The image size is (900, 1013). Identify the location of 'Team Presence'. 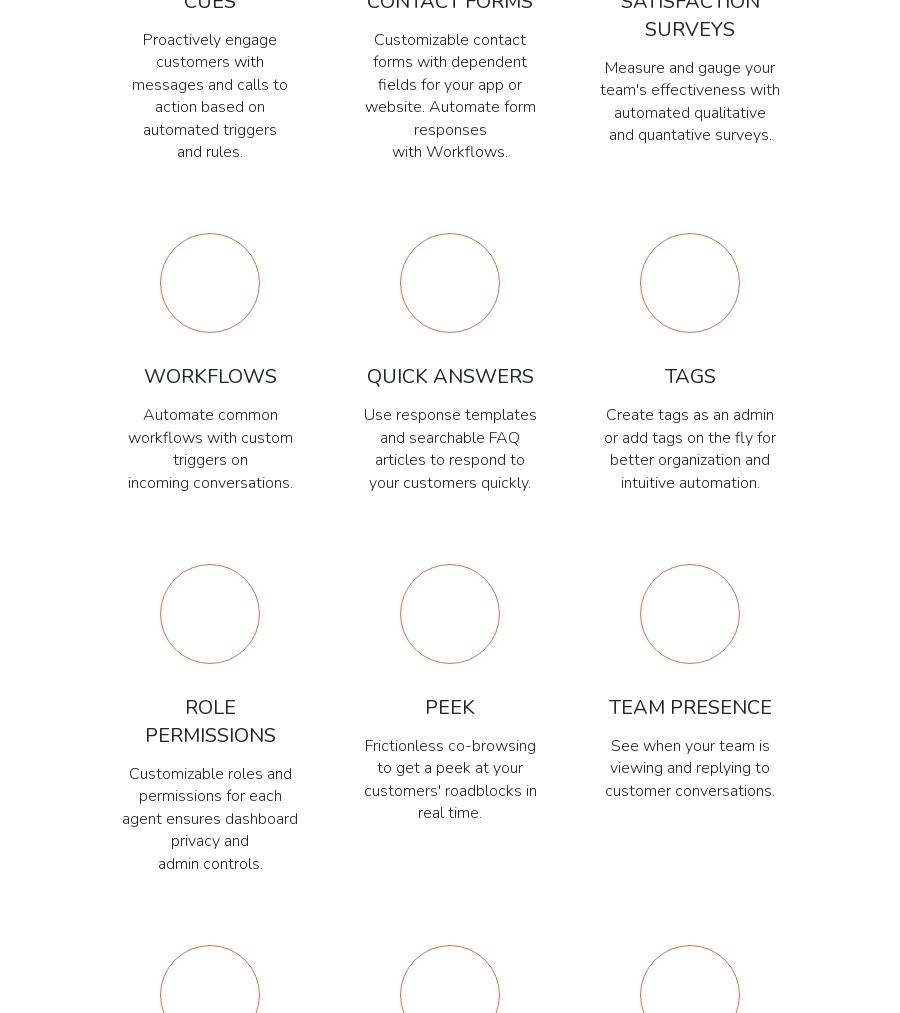
(688, 706).